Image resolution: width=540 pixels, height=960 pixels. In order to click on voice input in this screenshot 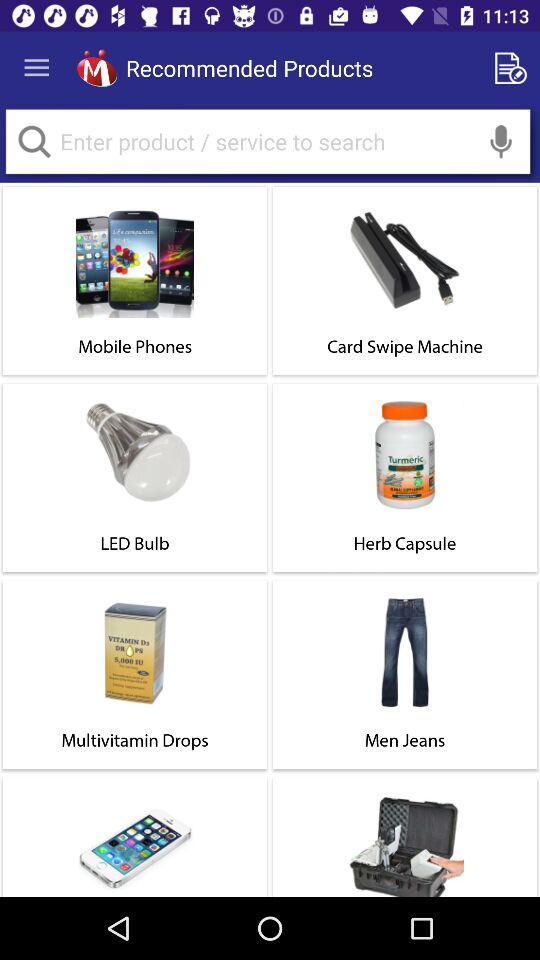, I will do `click(500, 140)`.